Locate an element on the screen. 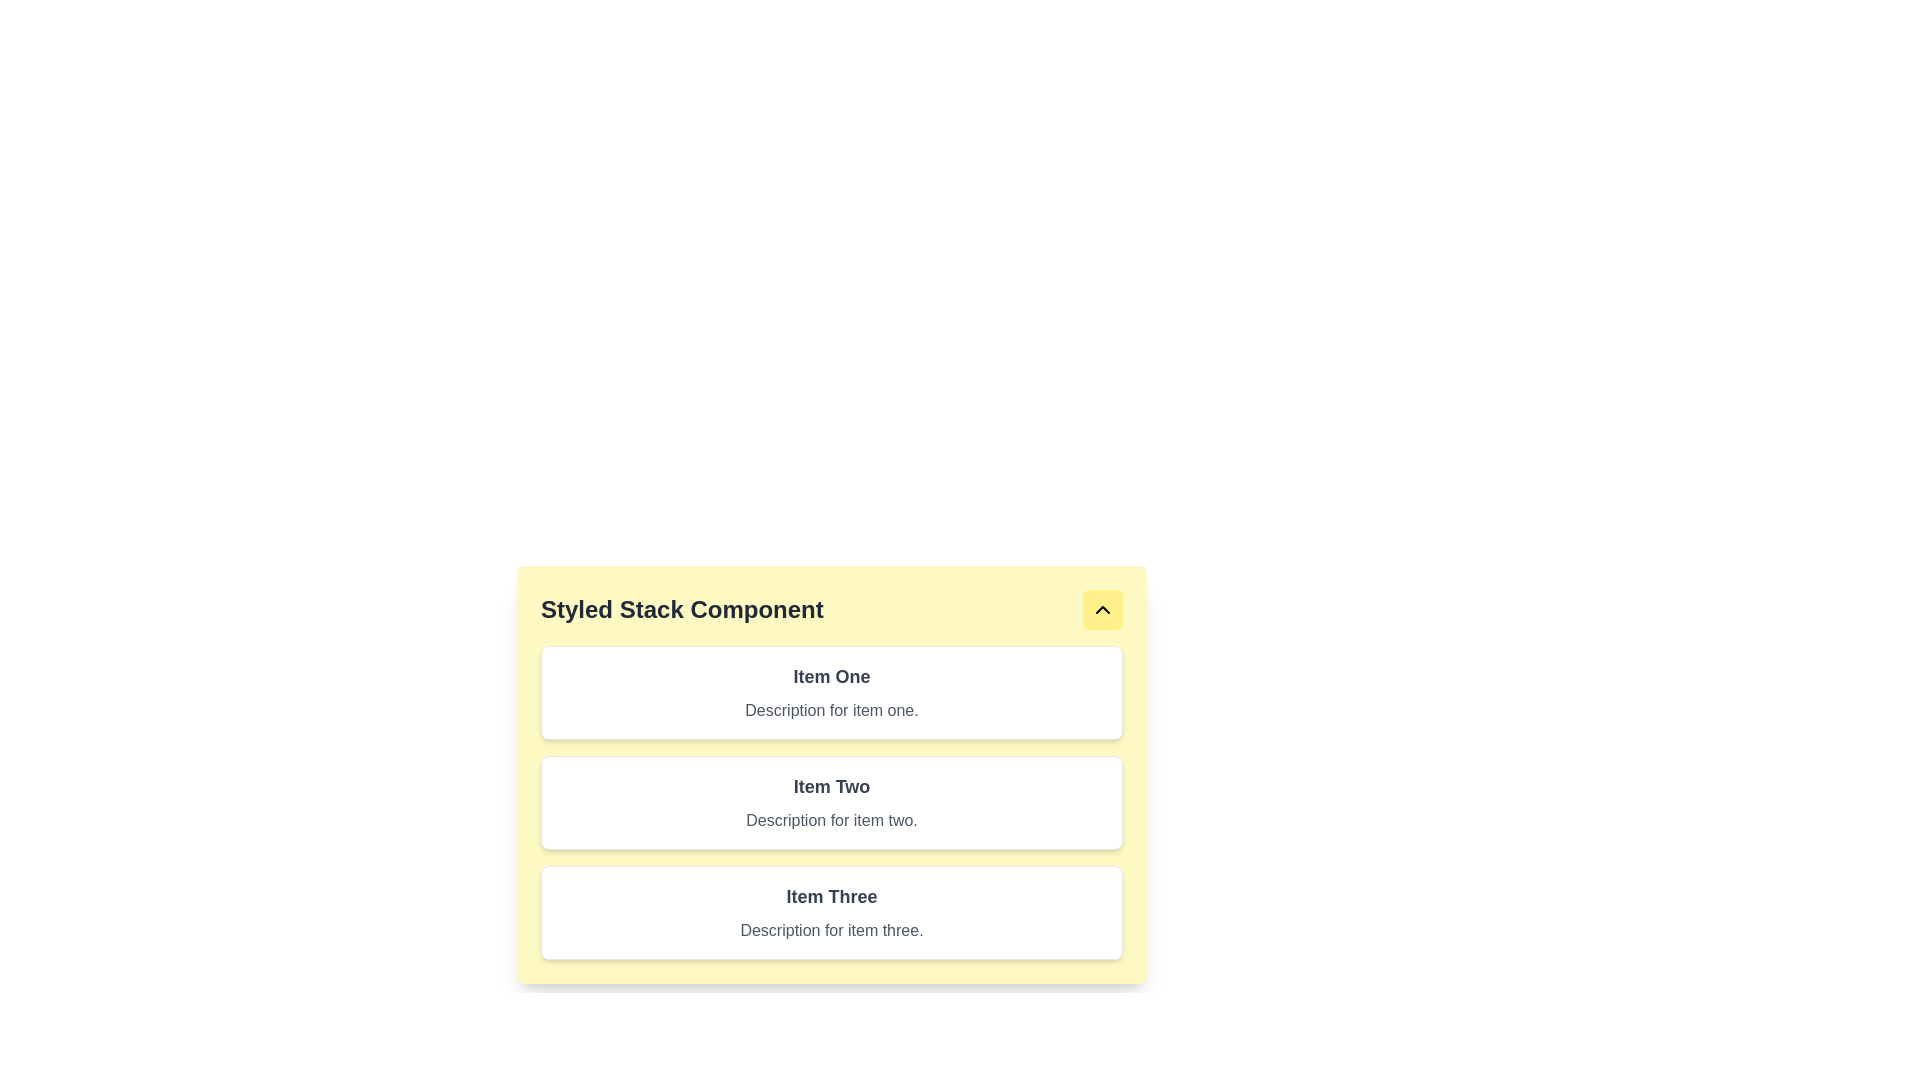 The height and width of the screenshot is (1080, 1920). the static text label that reads 'Description for item one.' which is styled with a gray font and located below the heading 'Item One' in a card UI component is located at coordinates (831, 709).